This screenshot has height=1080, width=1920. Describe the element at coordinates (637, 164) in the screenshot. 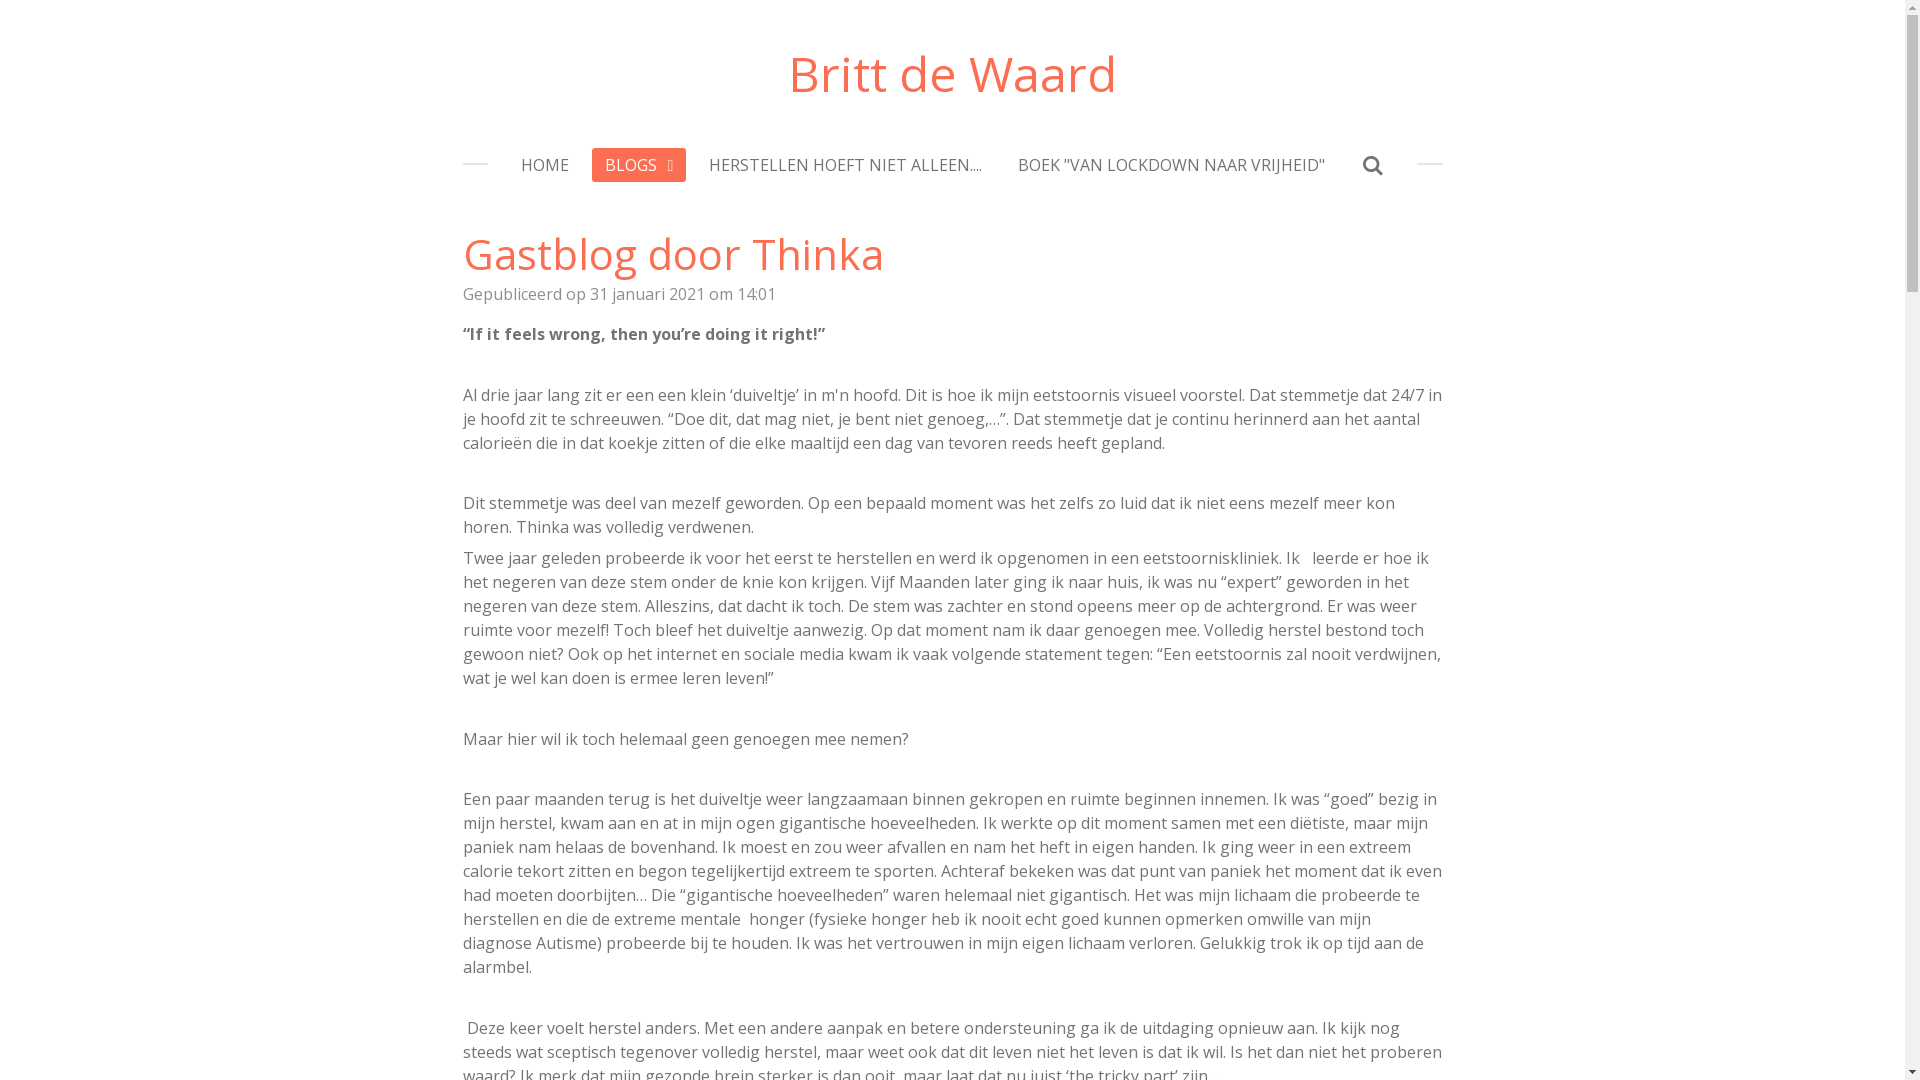

I see `'BLOGS'` at that location.